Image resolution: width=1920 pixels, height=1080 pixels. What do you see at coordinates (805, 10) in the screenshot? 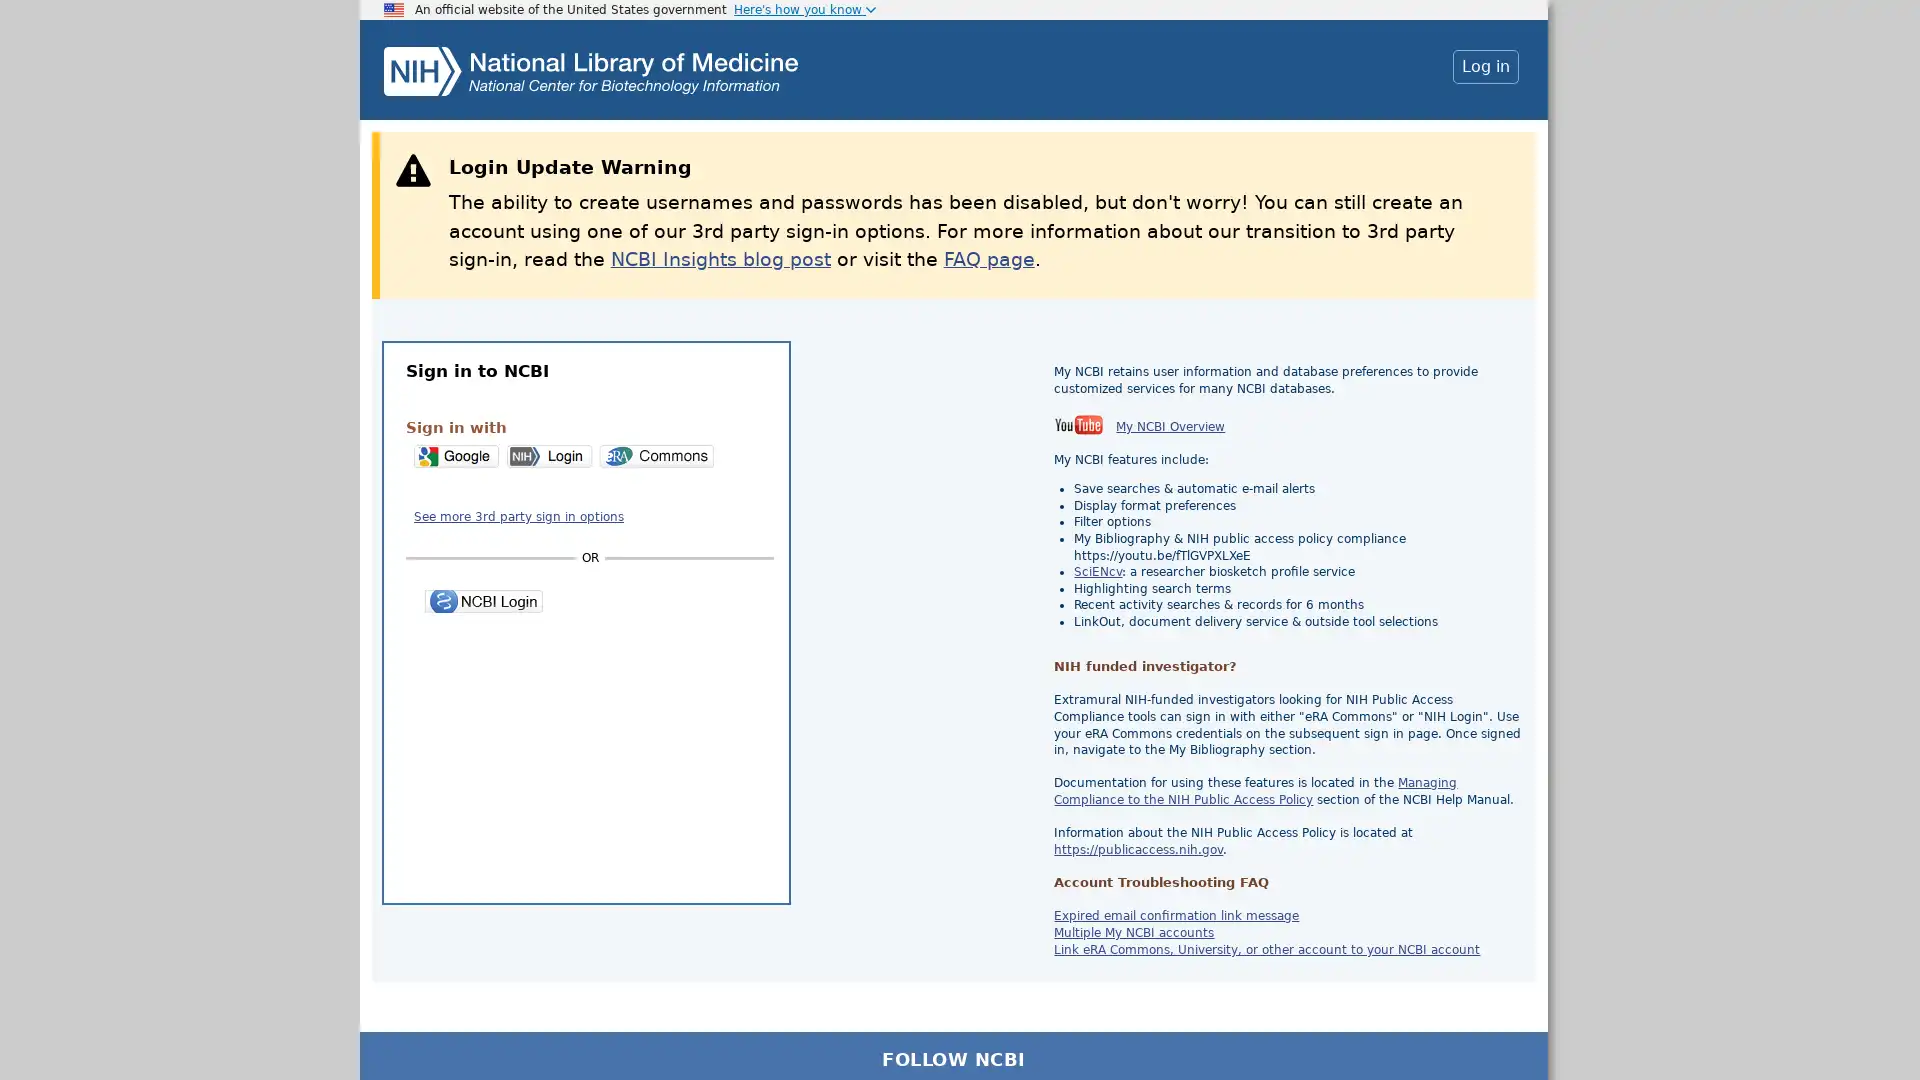
I see `Here's how you know` at bounding box center [805, 10].